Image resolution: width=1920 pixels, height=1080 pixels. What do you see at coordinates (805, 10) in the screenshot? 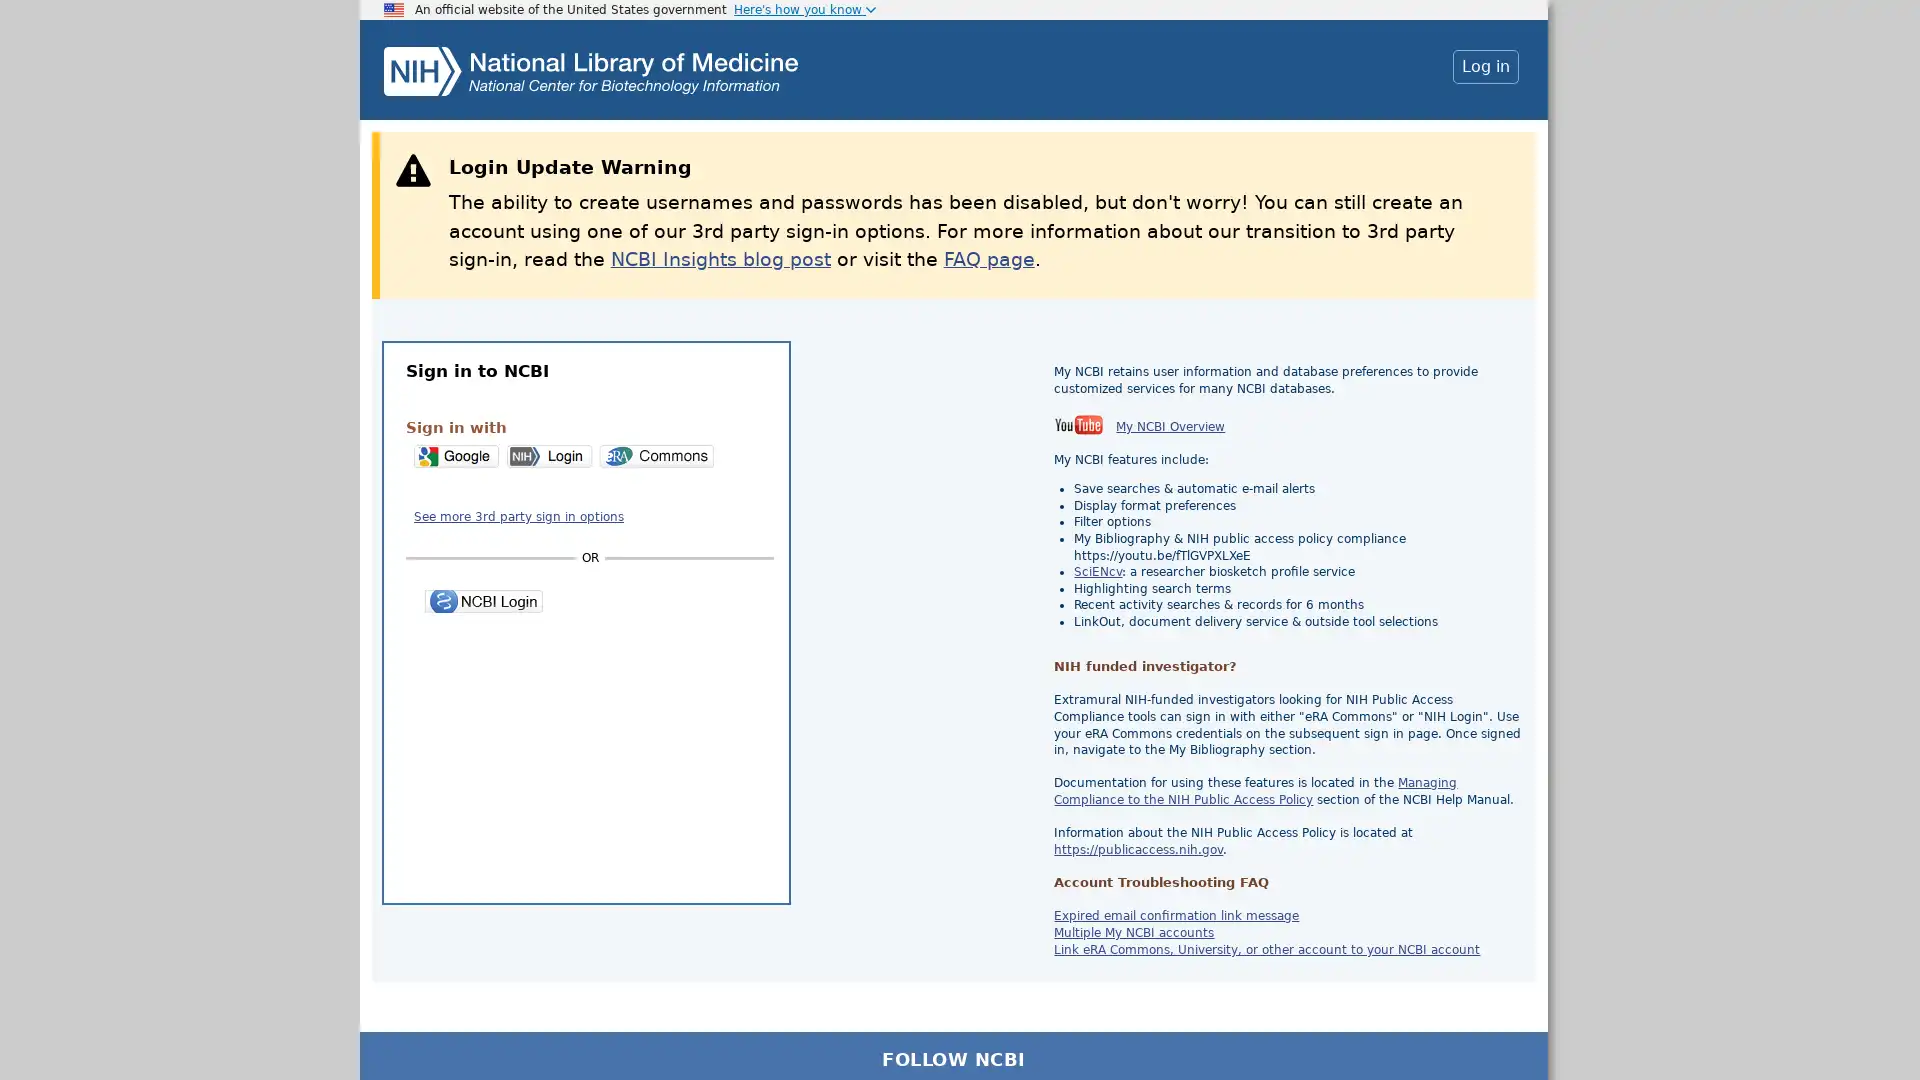
I see `Here's how you know` at bounding box center [805, 10].